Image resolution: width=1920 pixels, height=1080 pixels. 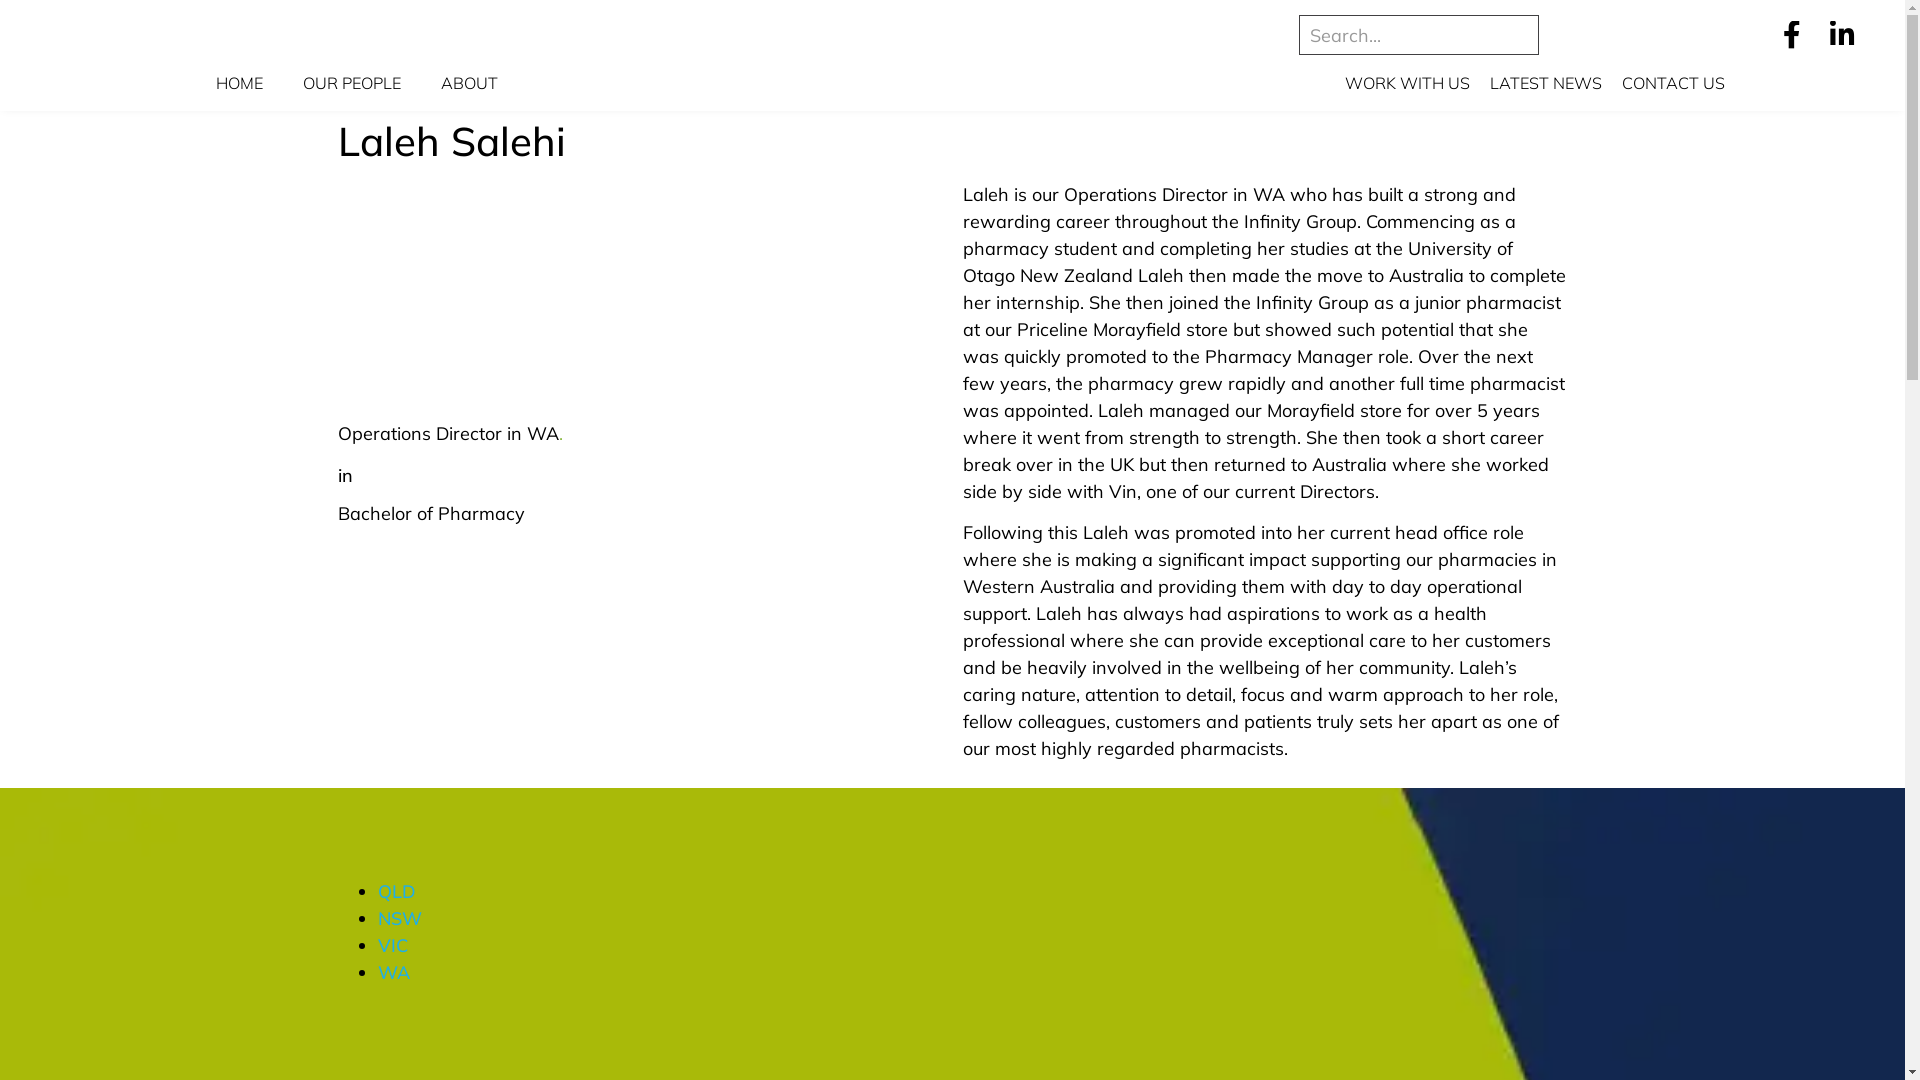 I want to click on 'QLD', so click(x=397, y=890).